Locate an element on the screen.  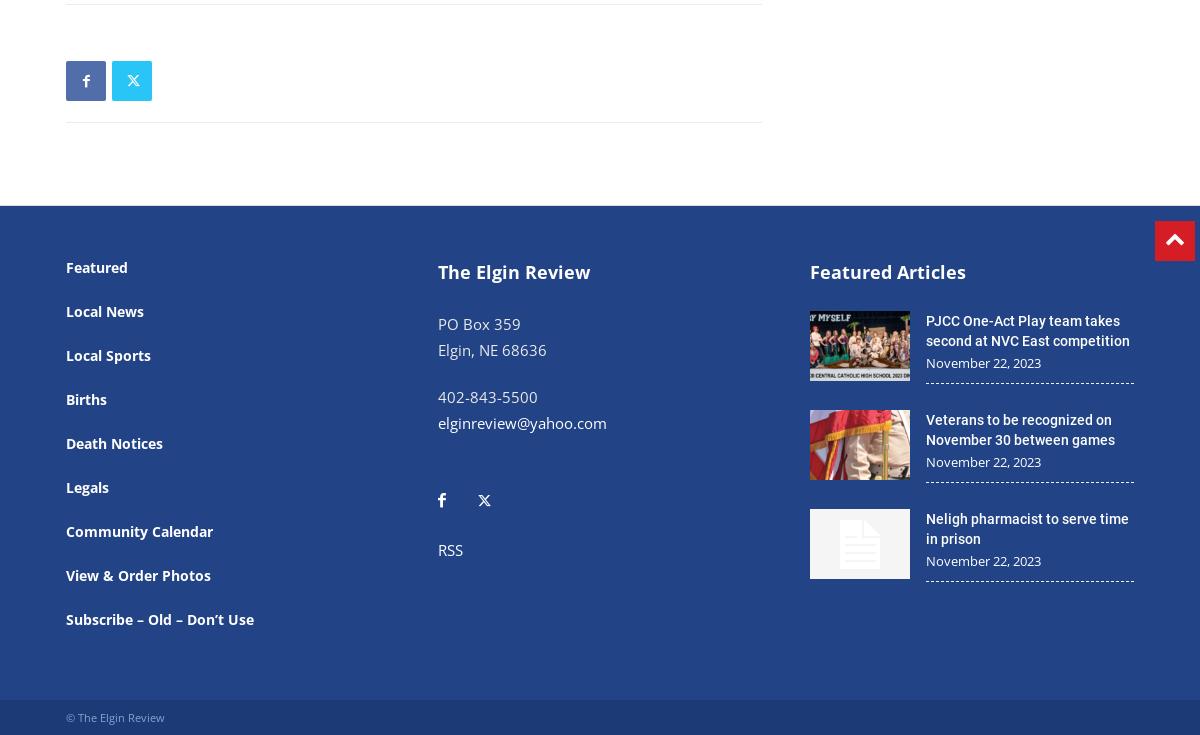
'elginreview@yahoo.com' is located at coordinates (521, 421).